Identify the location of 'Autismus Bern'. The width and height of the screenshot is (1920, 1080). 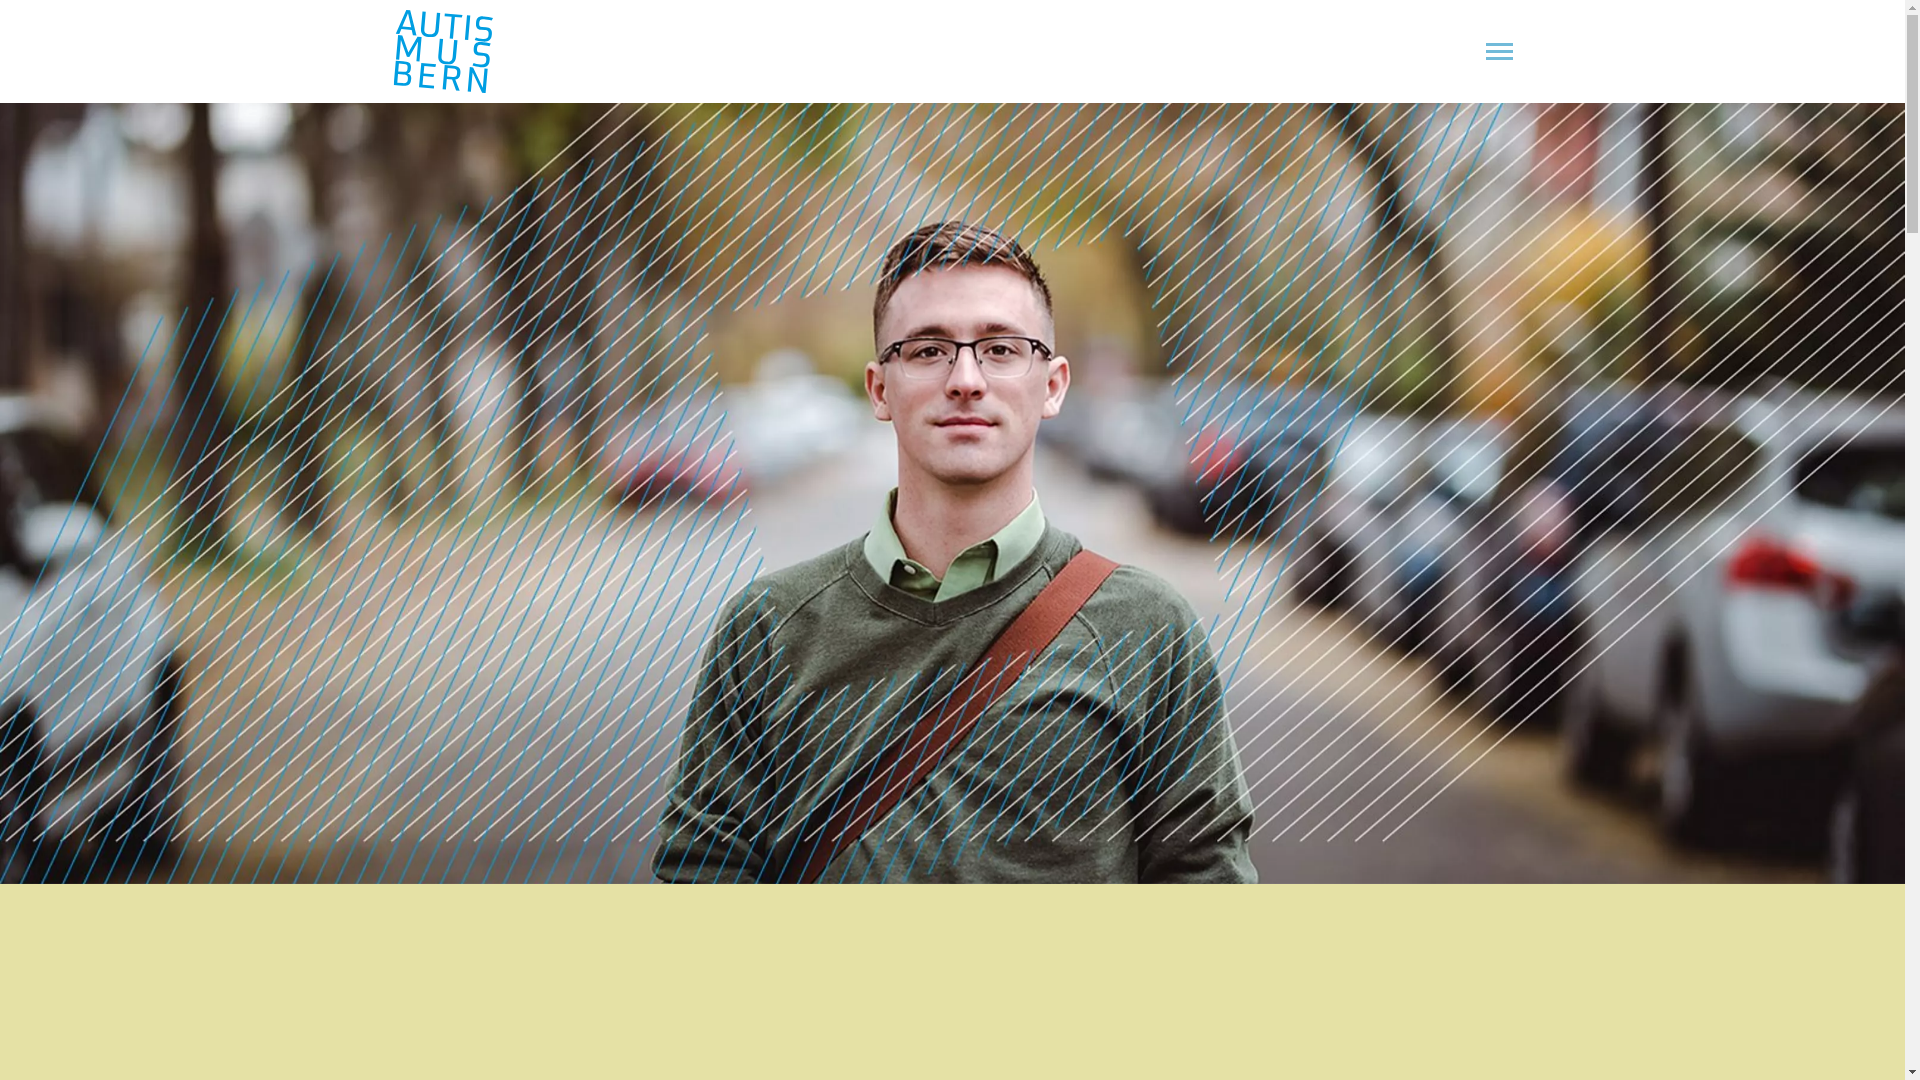
(392, 50).